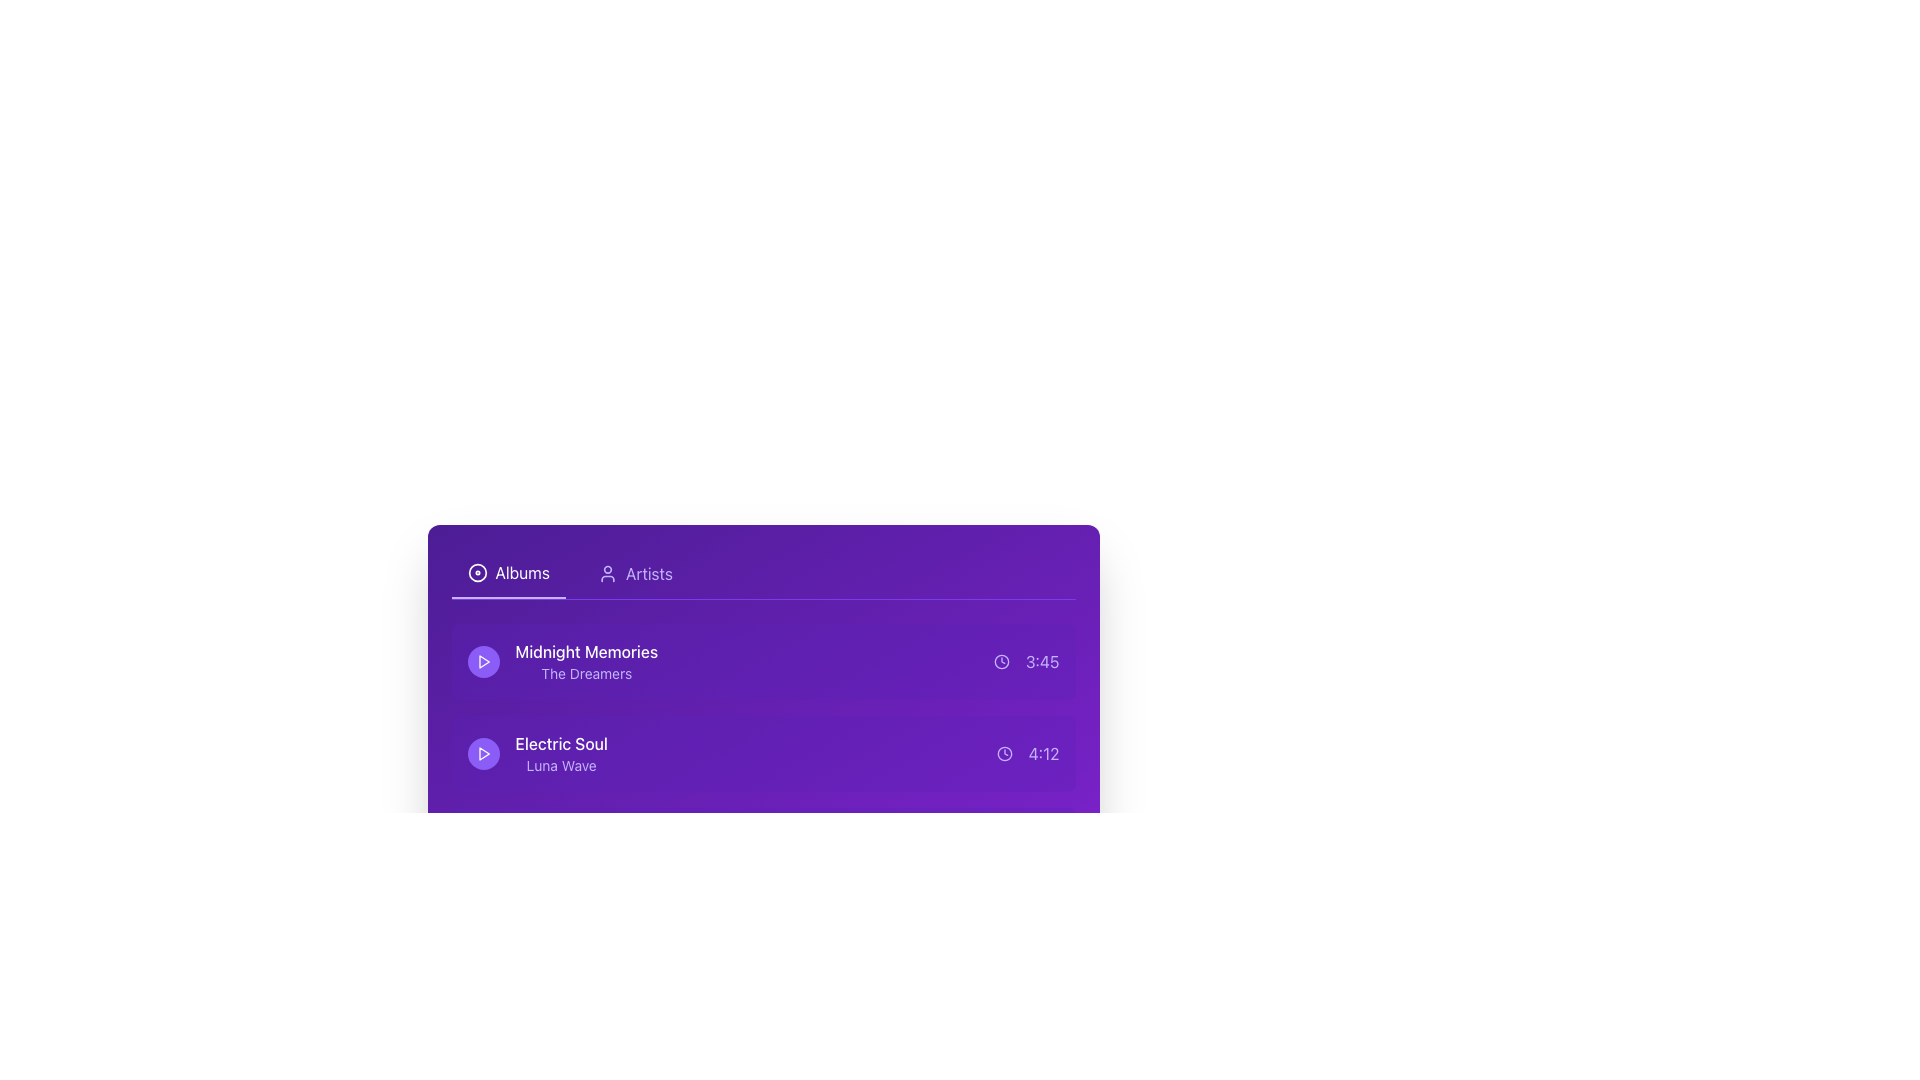  What do you see at coordinates (585, 662) in the screenshot?
I see `the title and subtitle text content that serves as descriptive information for a song, album, or artist, located towards the center-left of a horizontal list item` at bounding box center [585, 662].